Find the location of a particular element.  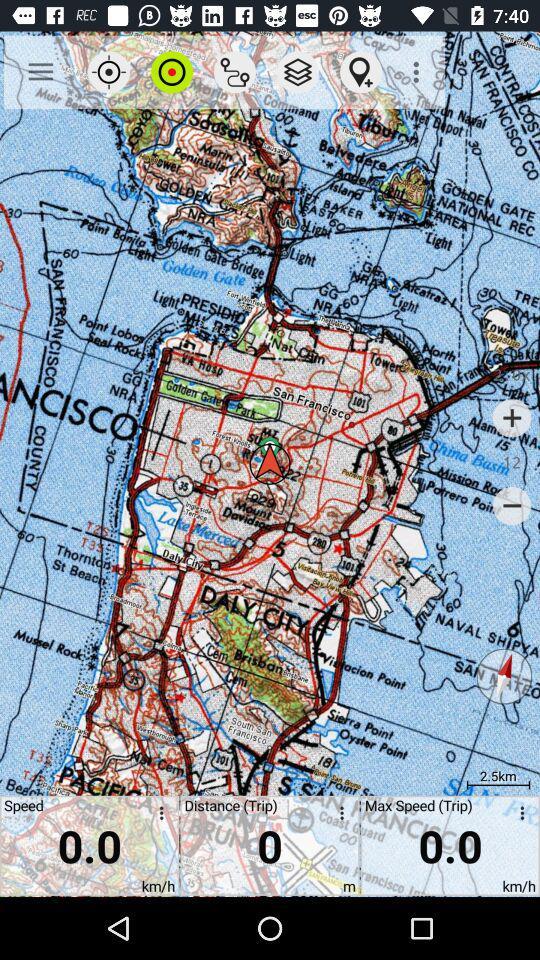

the item above the 0.0 is located at coordinates (172, 72).